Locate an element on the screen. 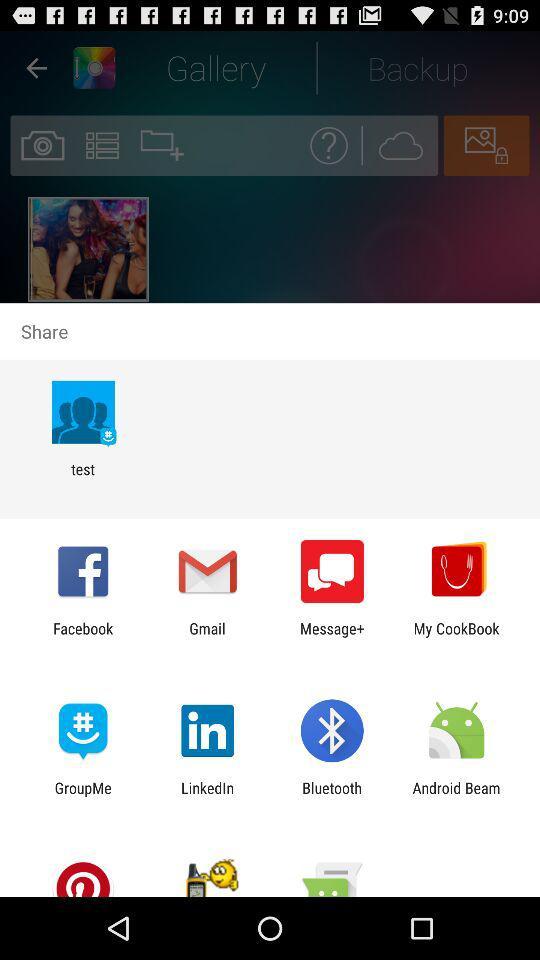 Image resolution: width=540 pixels, height=960 pixels. the app to the right of groupme is located at coordinates (206, 796).